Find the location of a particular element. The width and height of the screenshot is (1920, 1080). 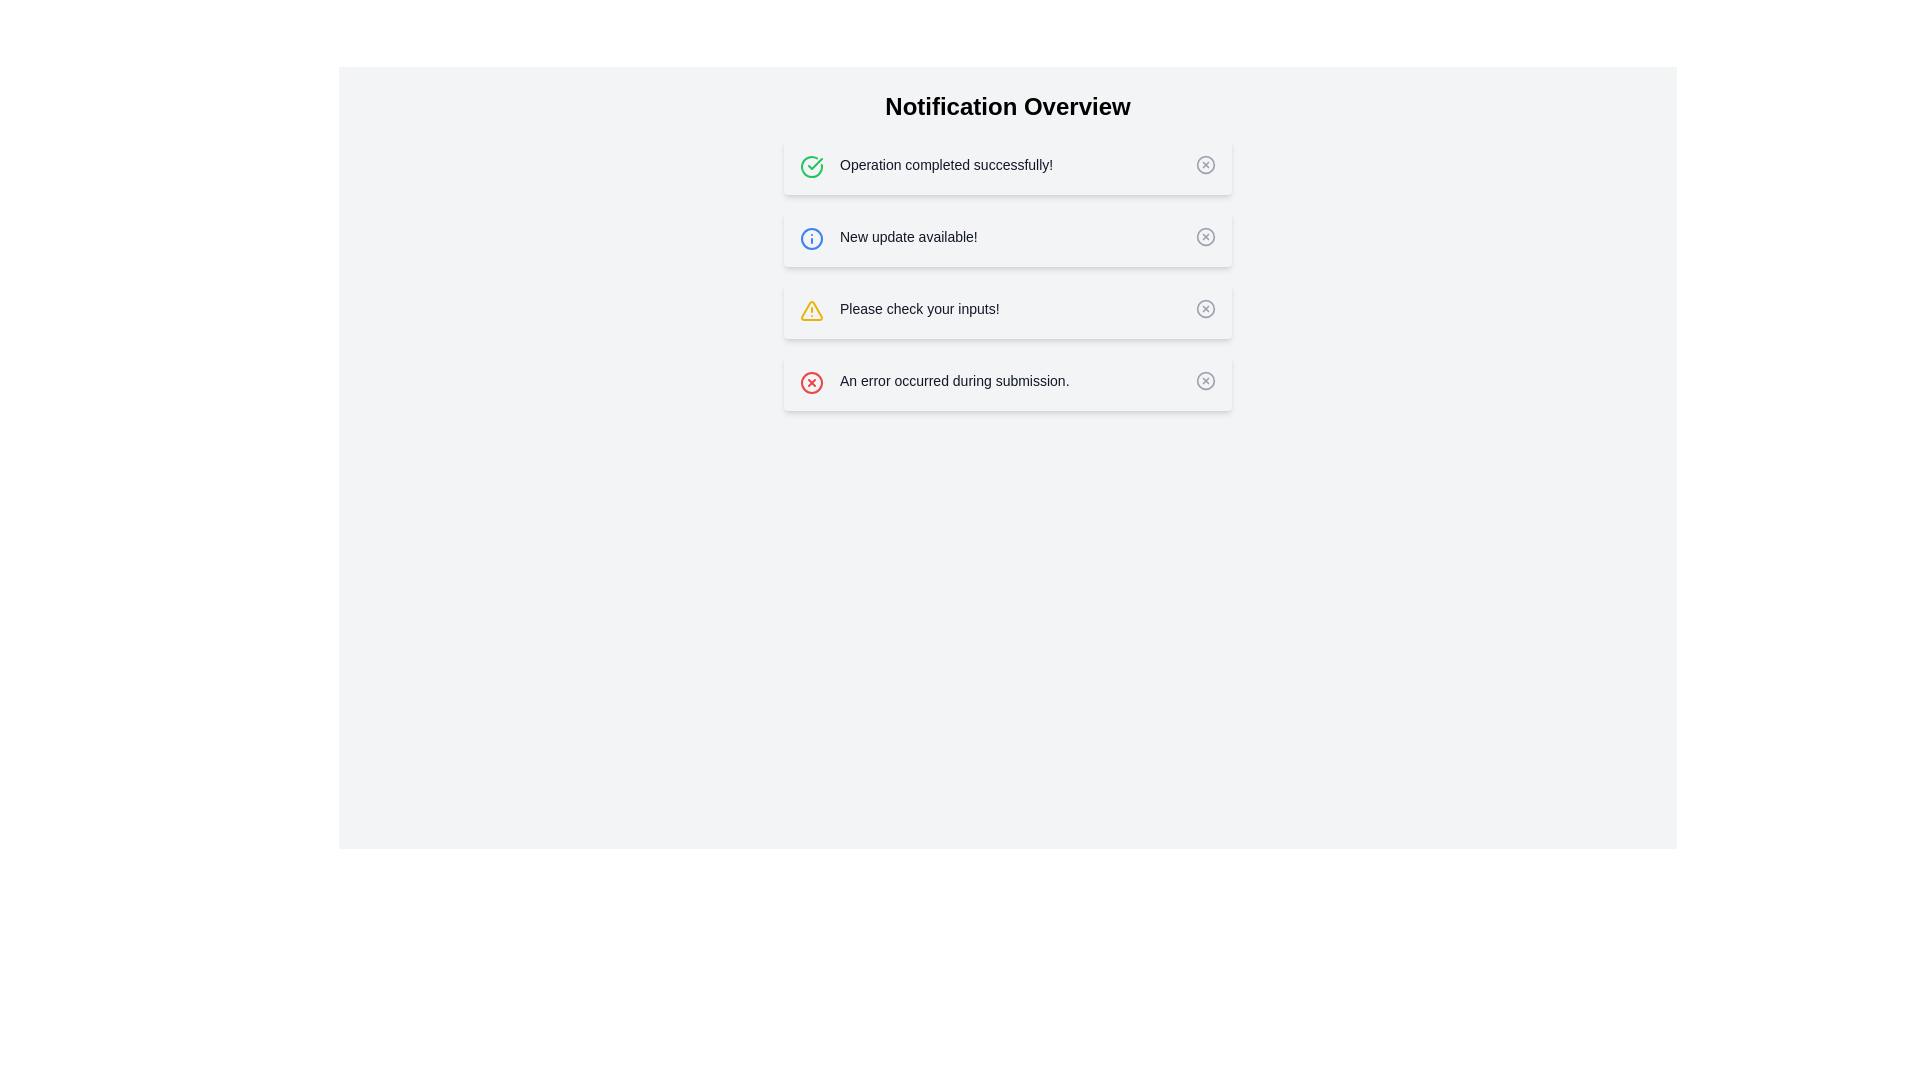

the circular SVG graphic element that is part of the error notification, which is located to the far right of the last notification item indicating 'An error occurred during submission.' is located at coordinates (1204, 381).